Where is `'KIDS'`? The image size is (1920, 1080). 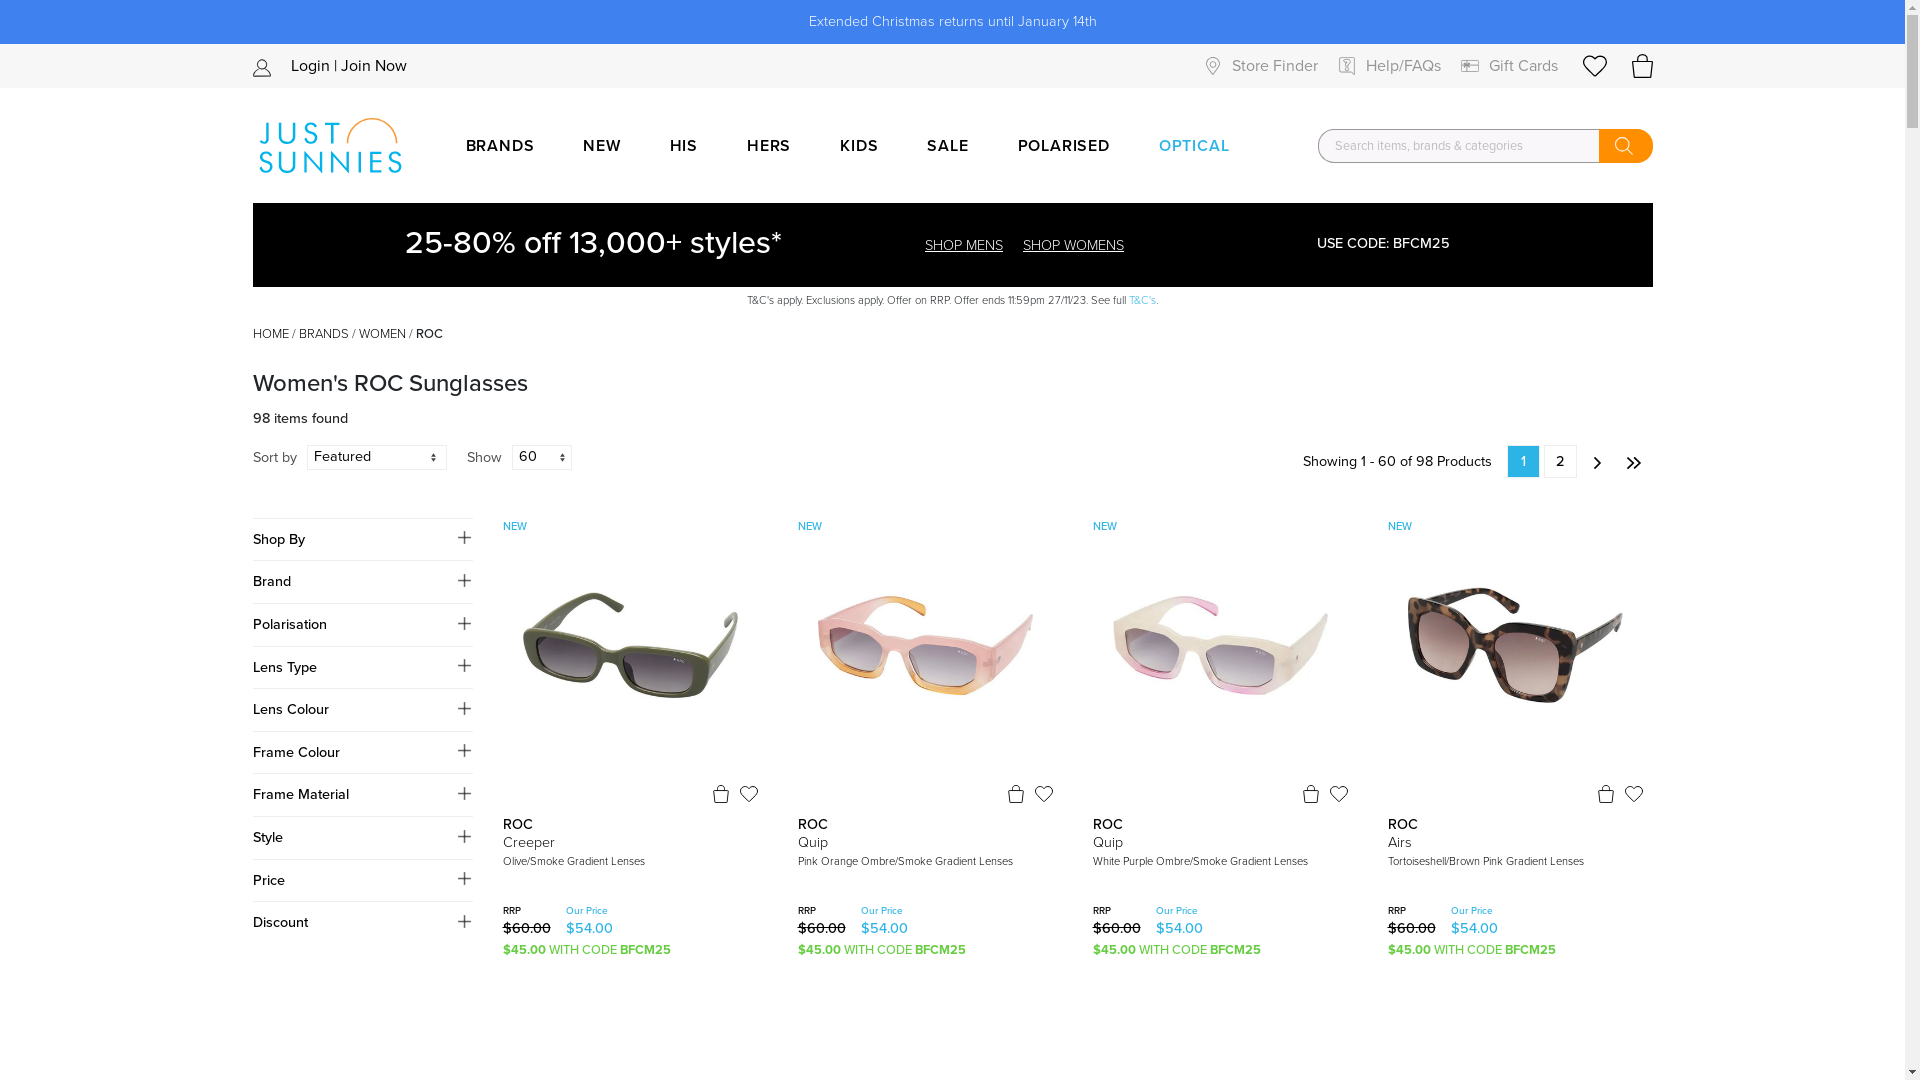
'KIDS' is located at coordinates (859, 144).